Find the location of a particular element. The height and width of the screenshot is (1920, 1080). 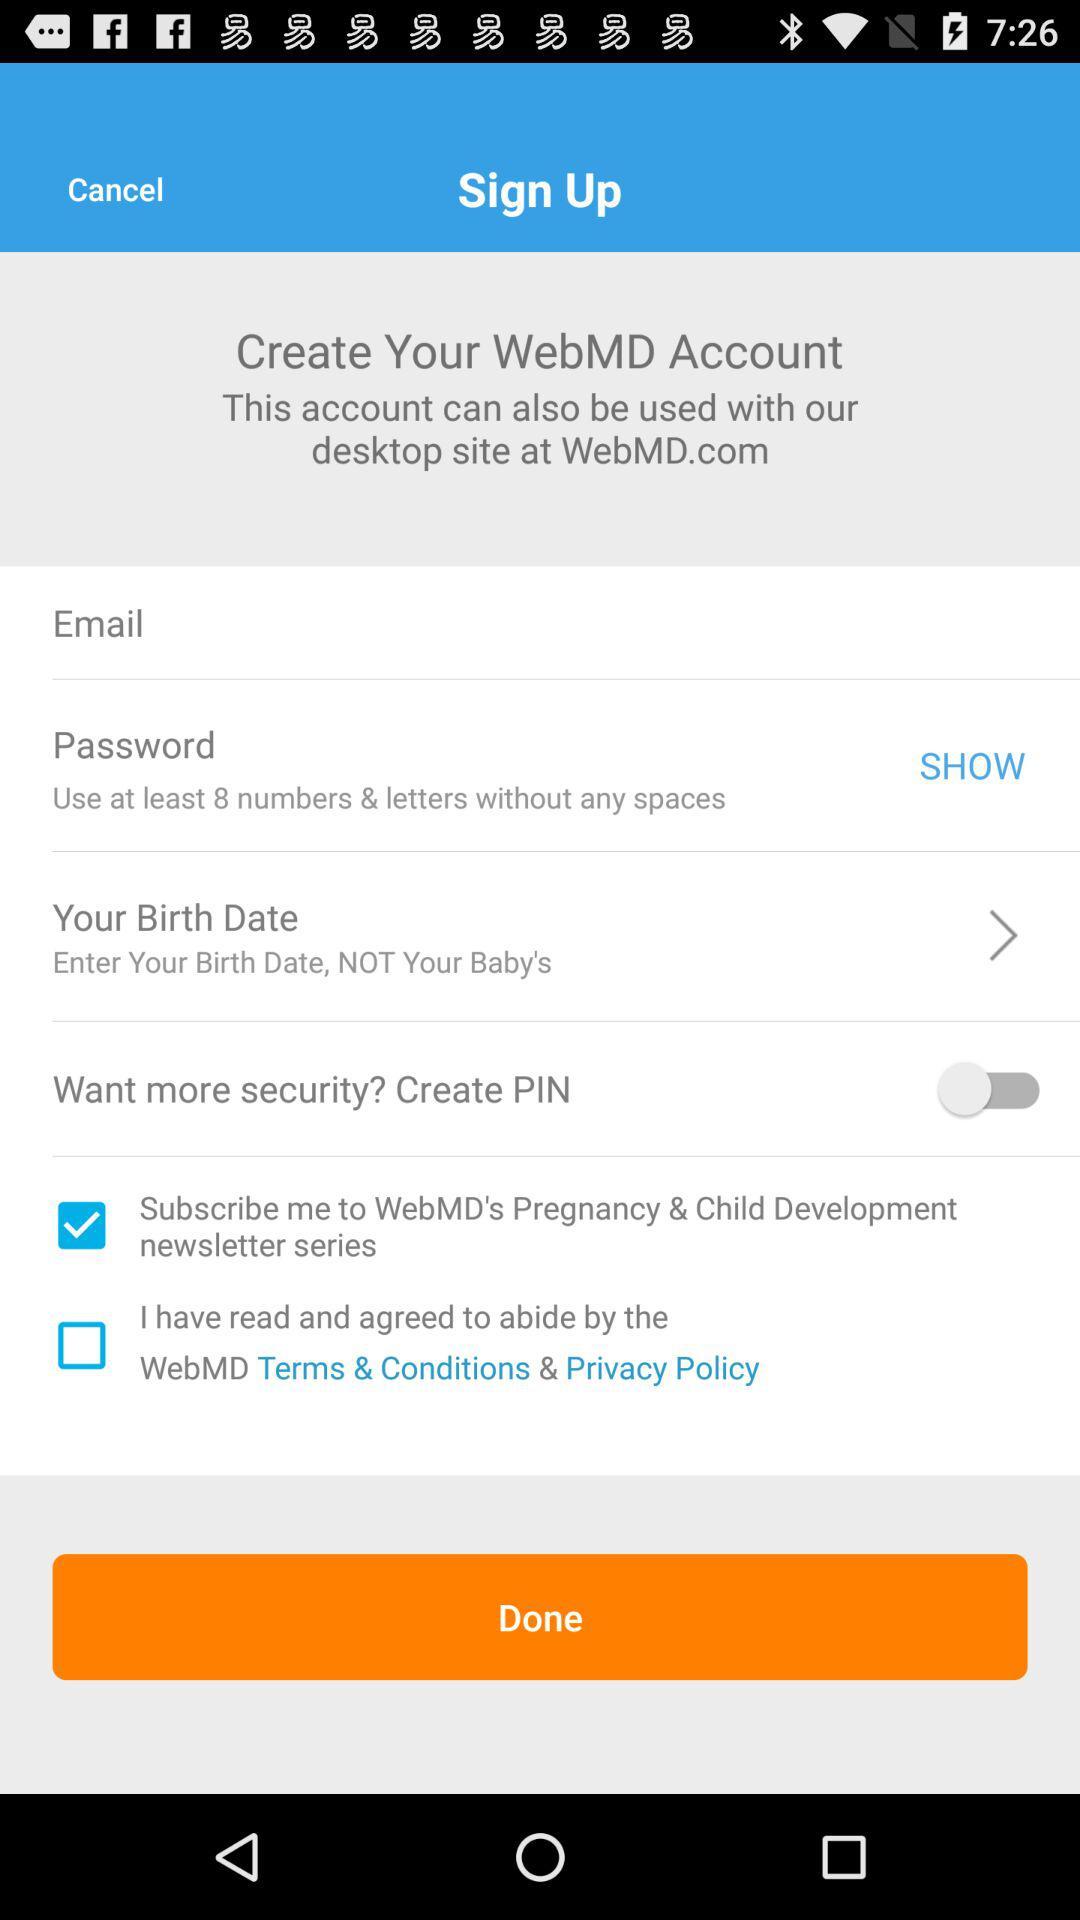

icon above the enter your birth is located at coordinates (696, 915).